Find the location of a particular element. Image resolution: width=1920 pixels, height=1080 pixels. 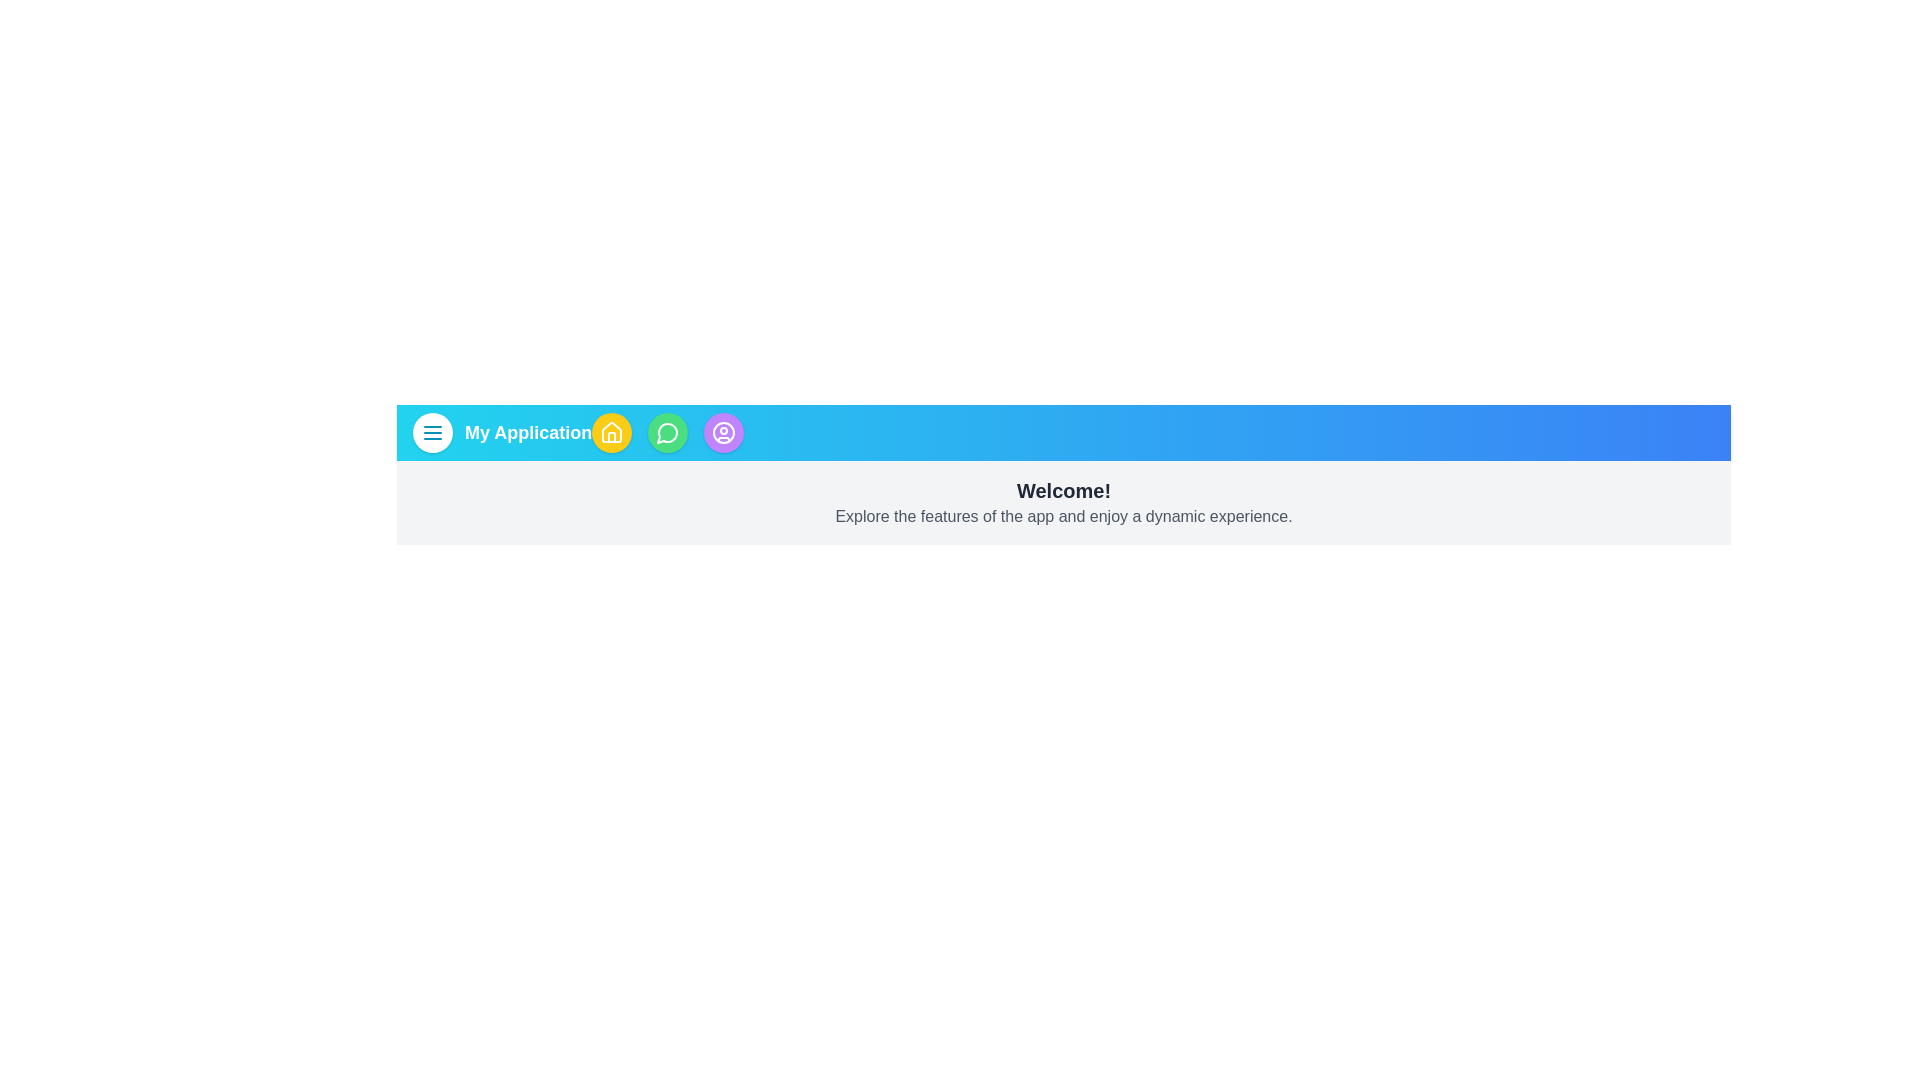

the user profile button is located at coordinates (723, 431).